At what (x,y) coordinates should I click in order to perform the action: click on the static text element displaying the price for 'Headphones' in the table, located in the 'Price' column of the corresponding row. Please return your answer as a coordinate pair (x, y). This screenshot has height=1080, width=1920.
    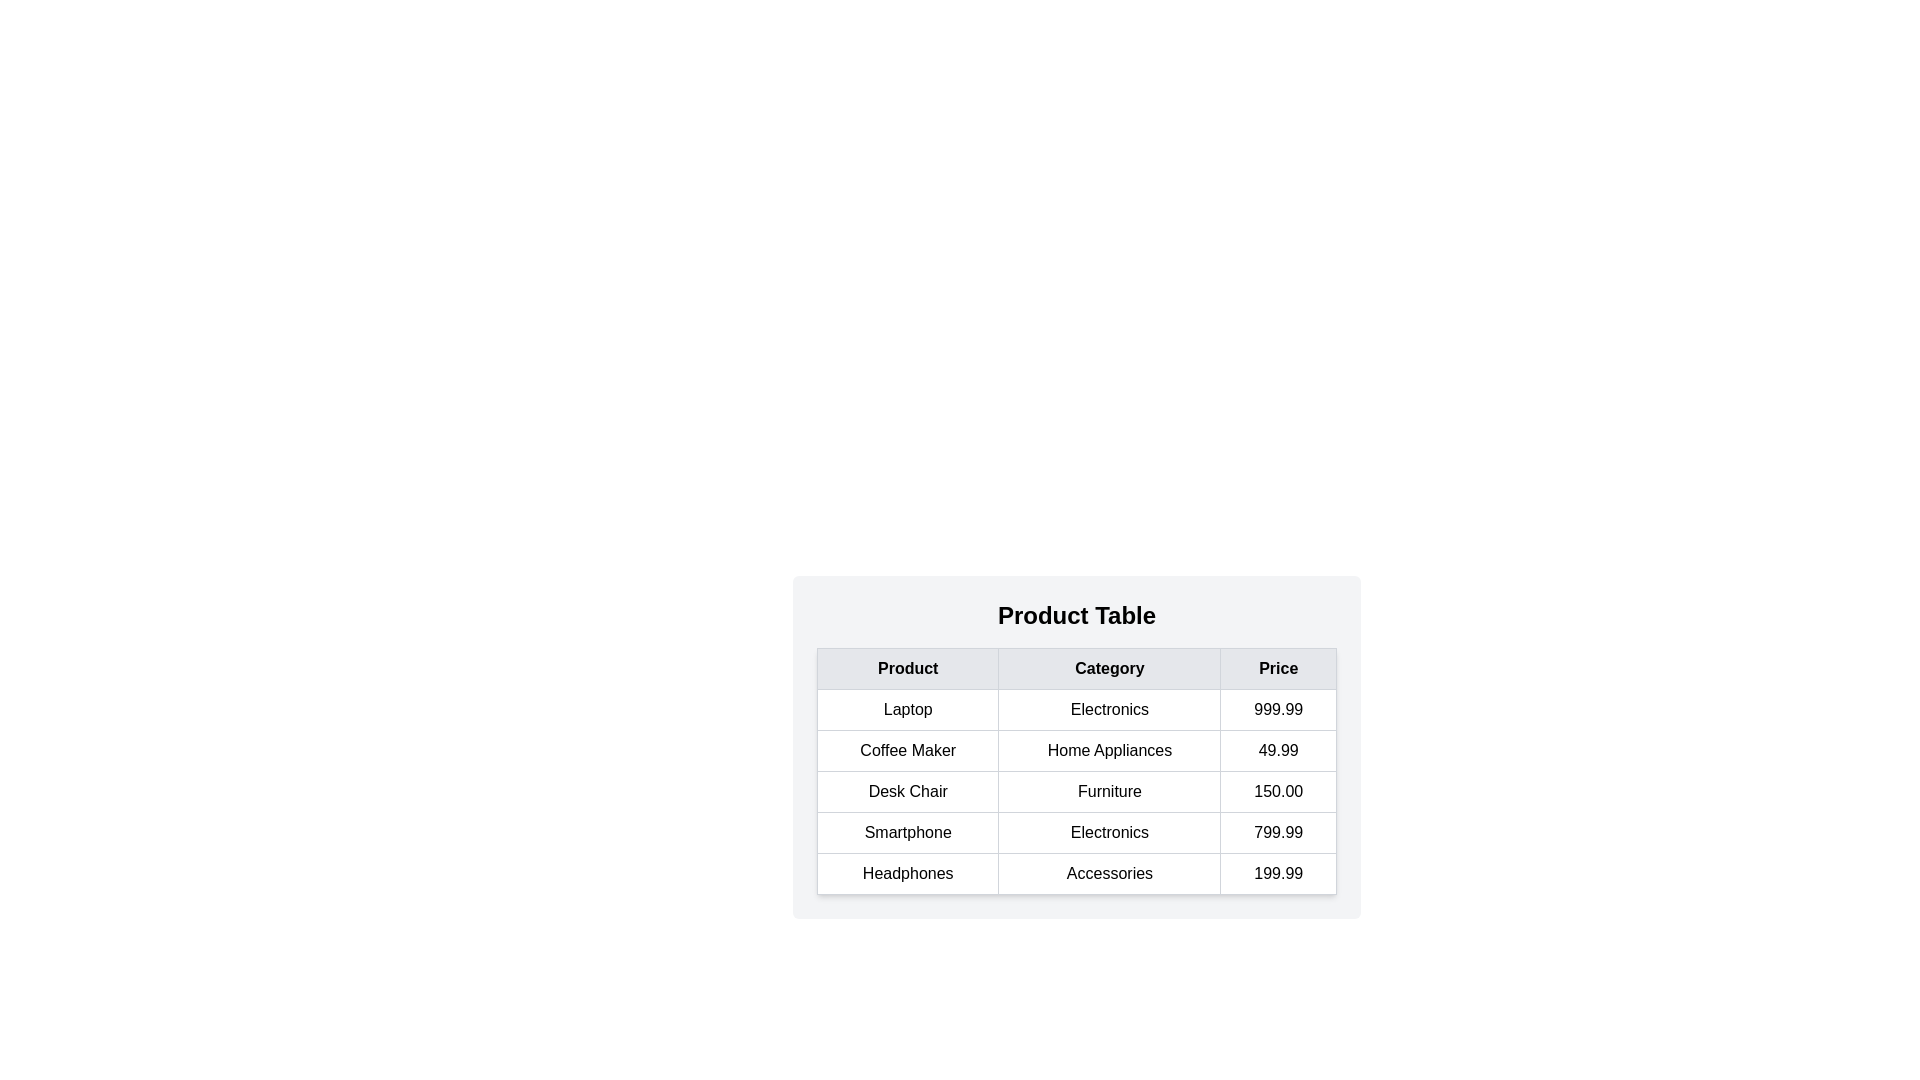
    Looking at the image, I should click on (1277, 873).